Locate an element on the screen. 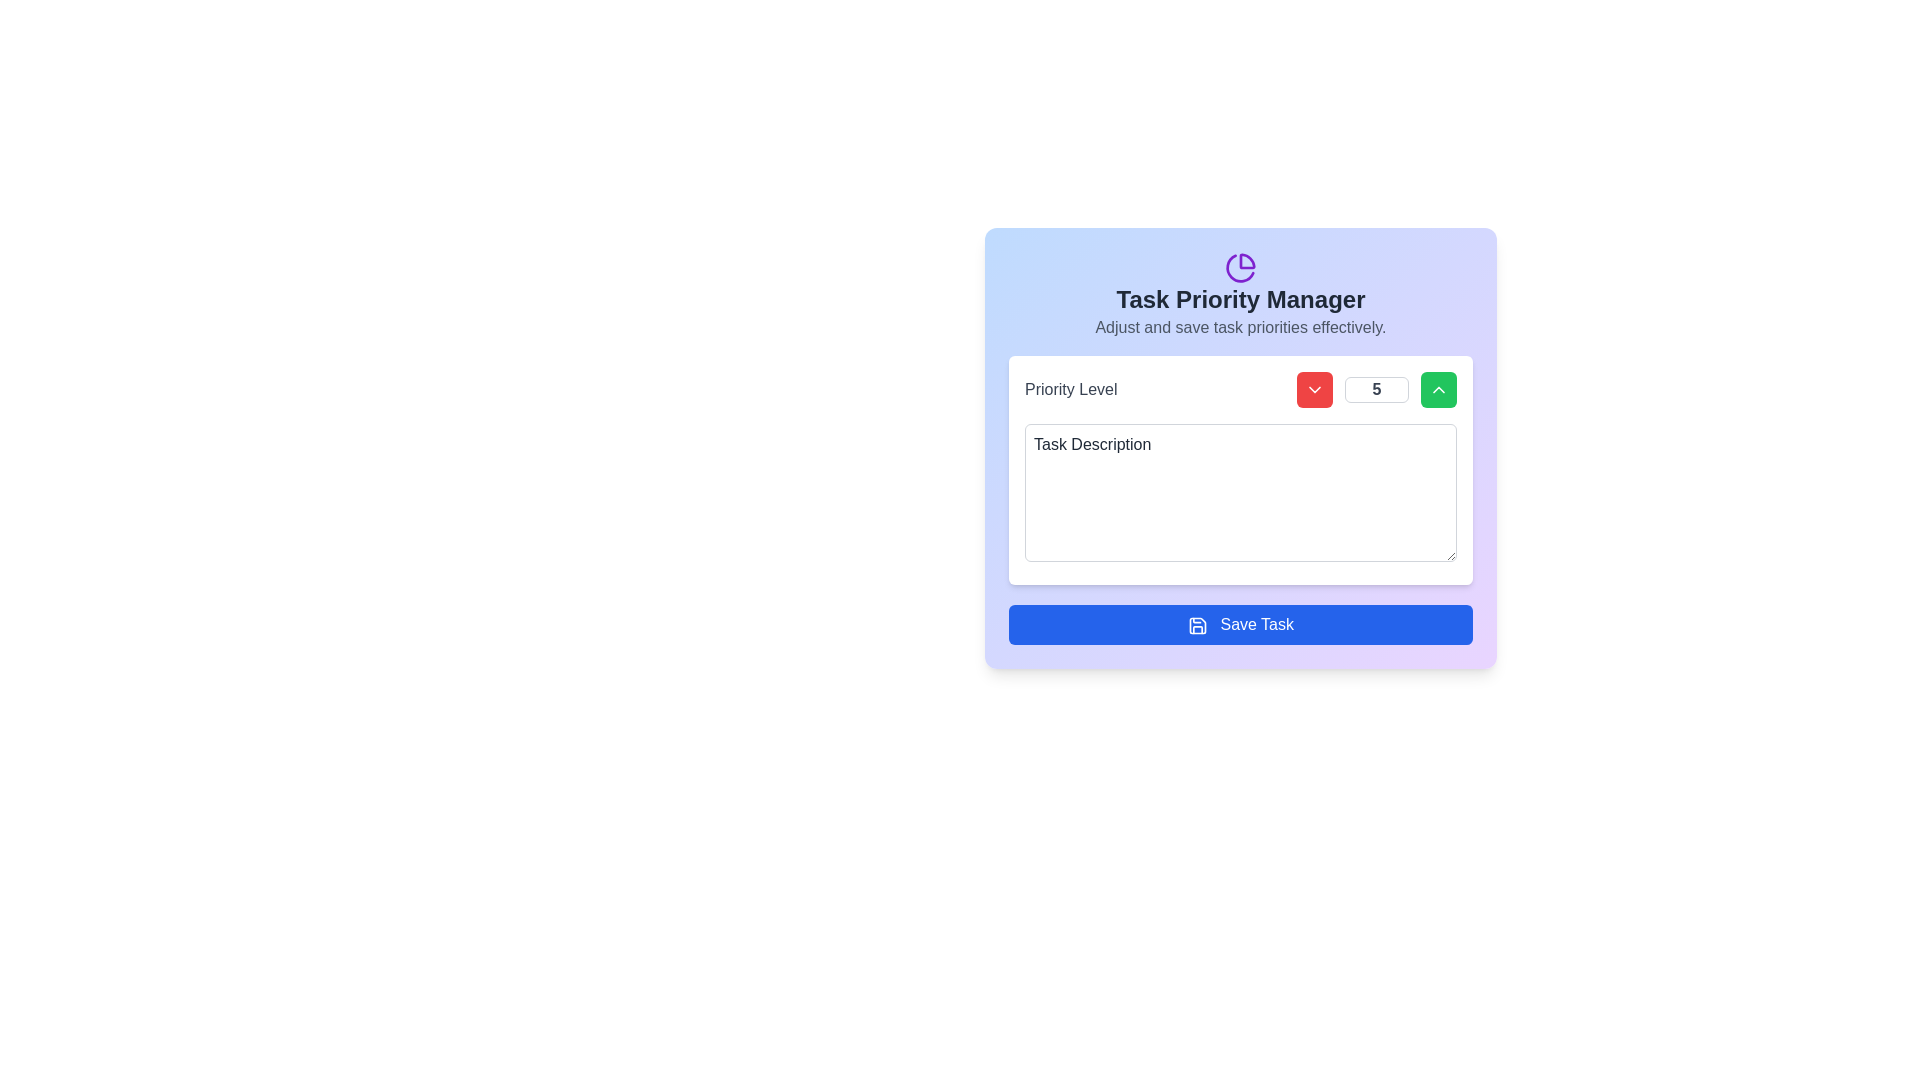 The width and height of the screenshot is (1920, 1080). the upward action icon within the green button to increment the priority level value is located at coordinates (1438, 389).